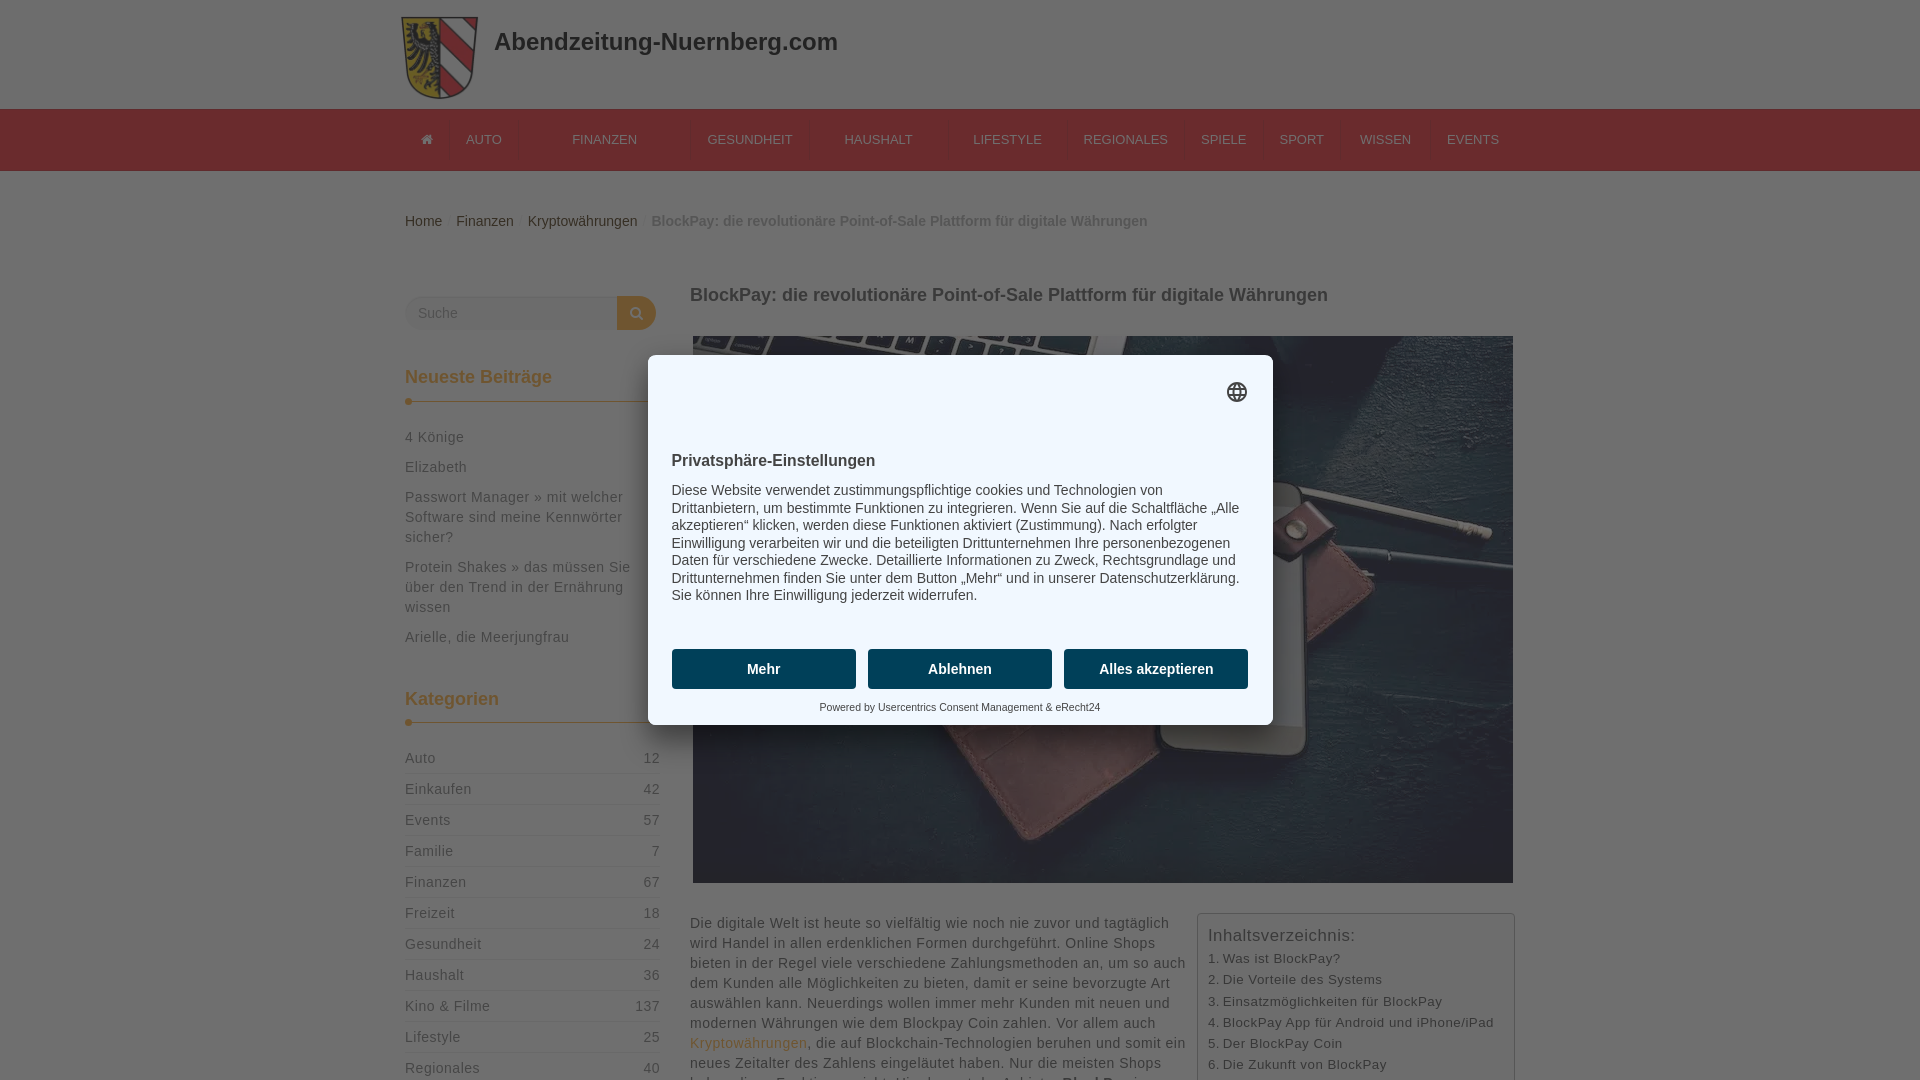  What do you see at coordinates (431, 1036) in the screenshot?
I see `'Lifestyle` at bounding box center [431, 1036].